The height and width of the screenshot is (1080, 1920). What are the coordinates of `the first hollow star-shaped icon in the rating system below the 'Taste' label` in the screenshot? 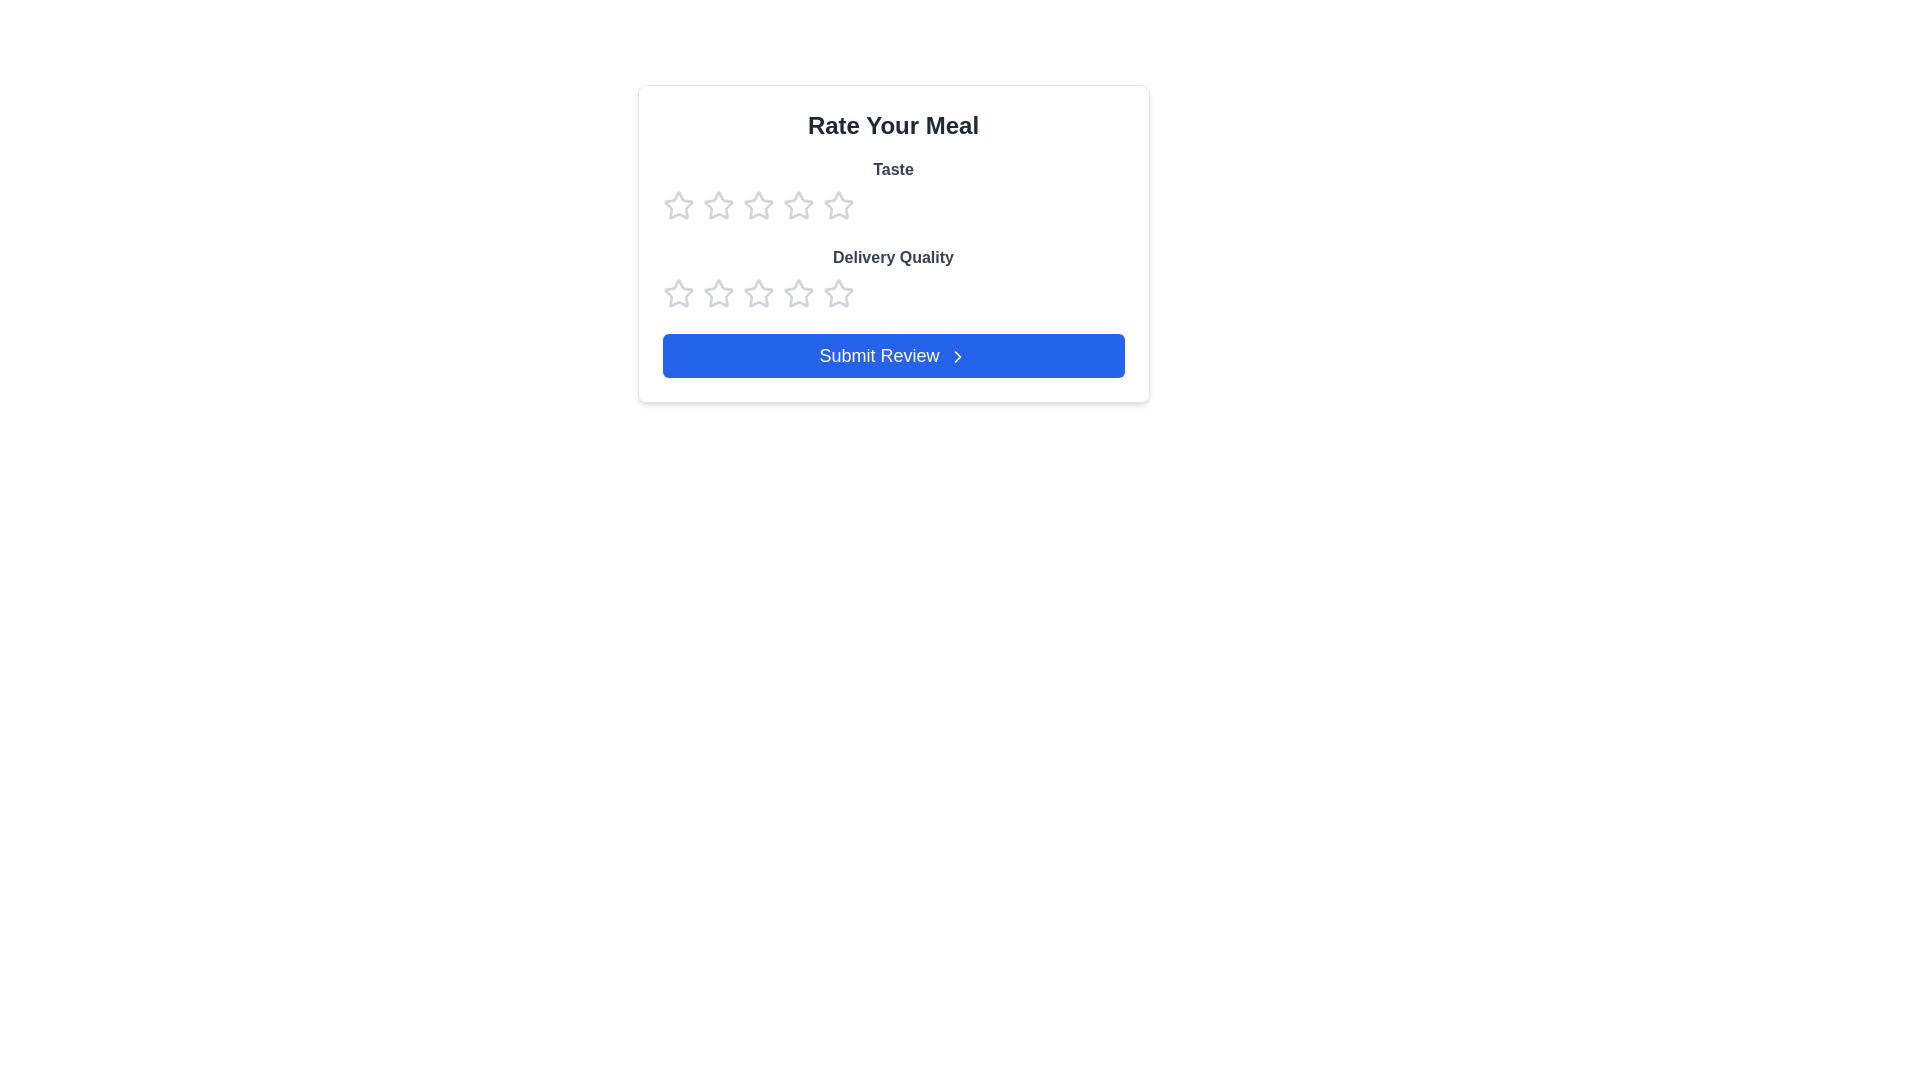 It's located at (718, 205).